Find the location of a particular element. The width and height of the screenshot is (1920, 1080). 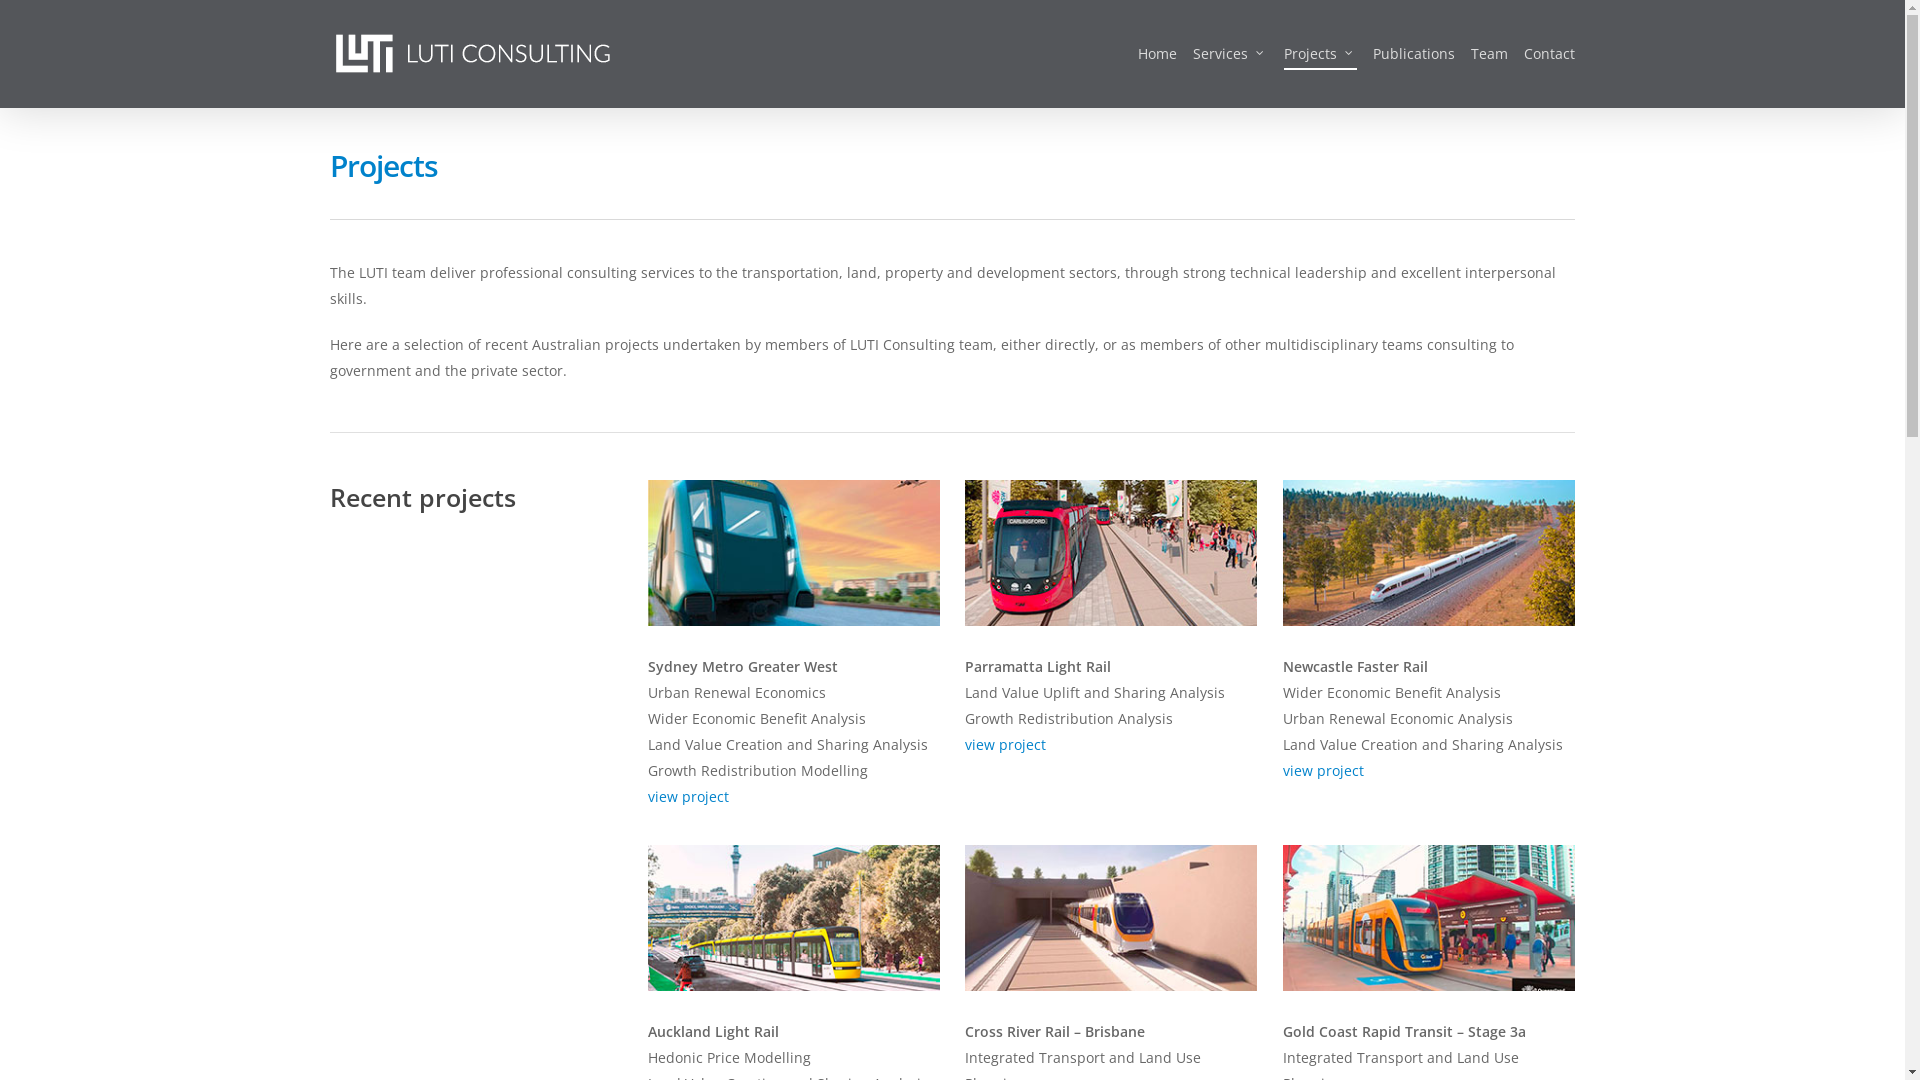

'Team' is located at coordinates (1489, 53).